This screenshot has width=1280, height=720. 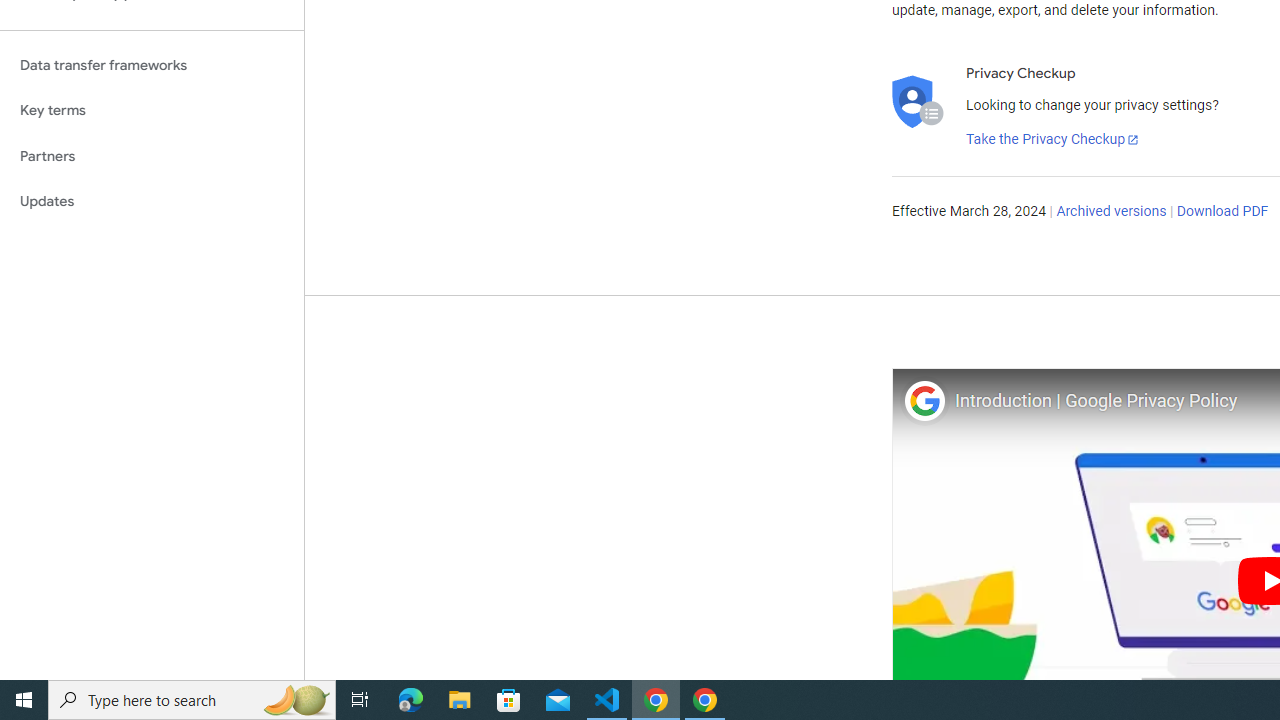 What do you see at coordinates (151, 201) in the screenshot?
I see `'Updates'` at bounding box center [151, 201].